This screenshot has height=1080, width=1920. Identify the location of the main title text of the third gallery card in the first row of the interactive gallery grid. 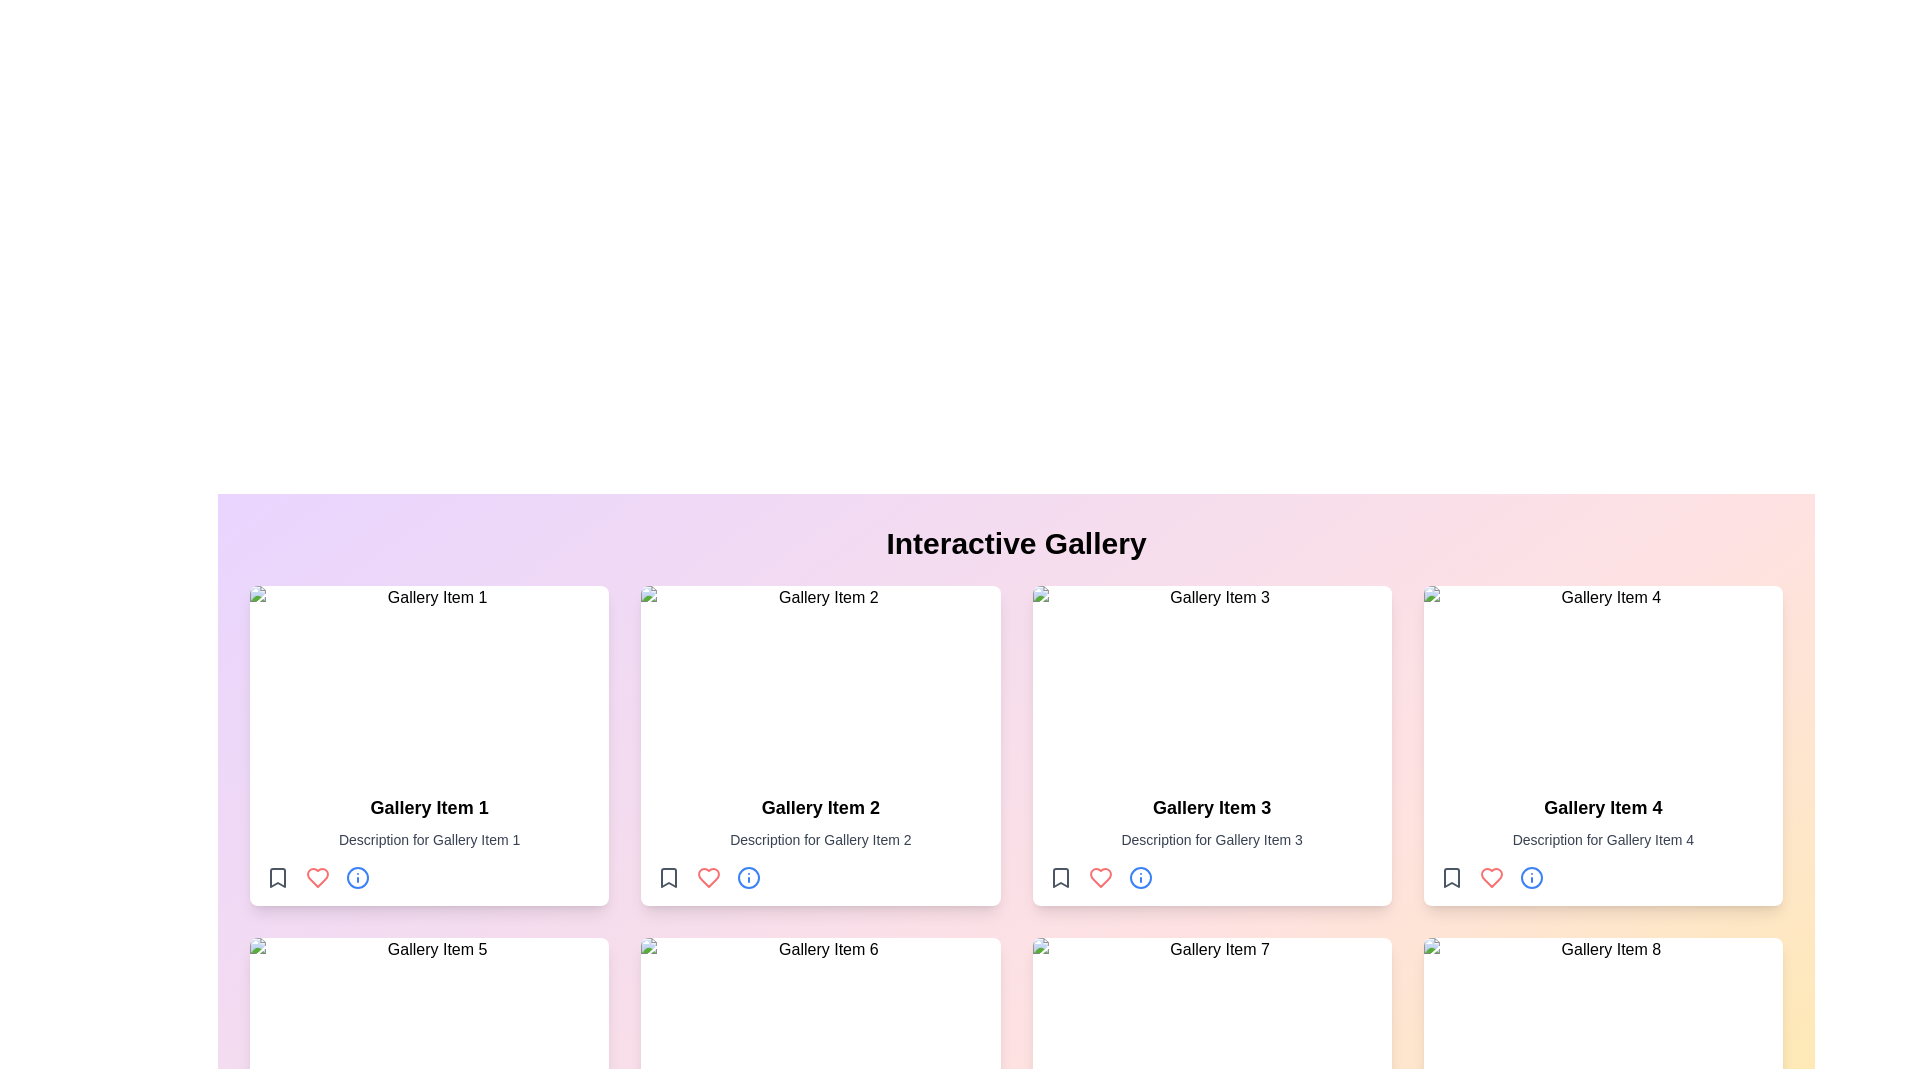
(1211, 806).